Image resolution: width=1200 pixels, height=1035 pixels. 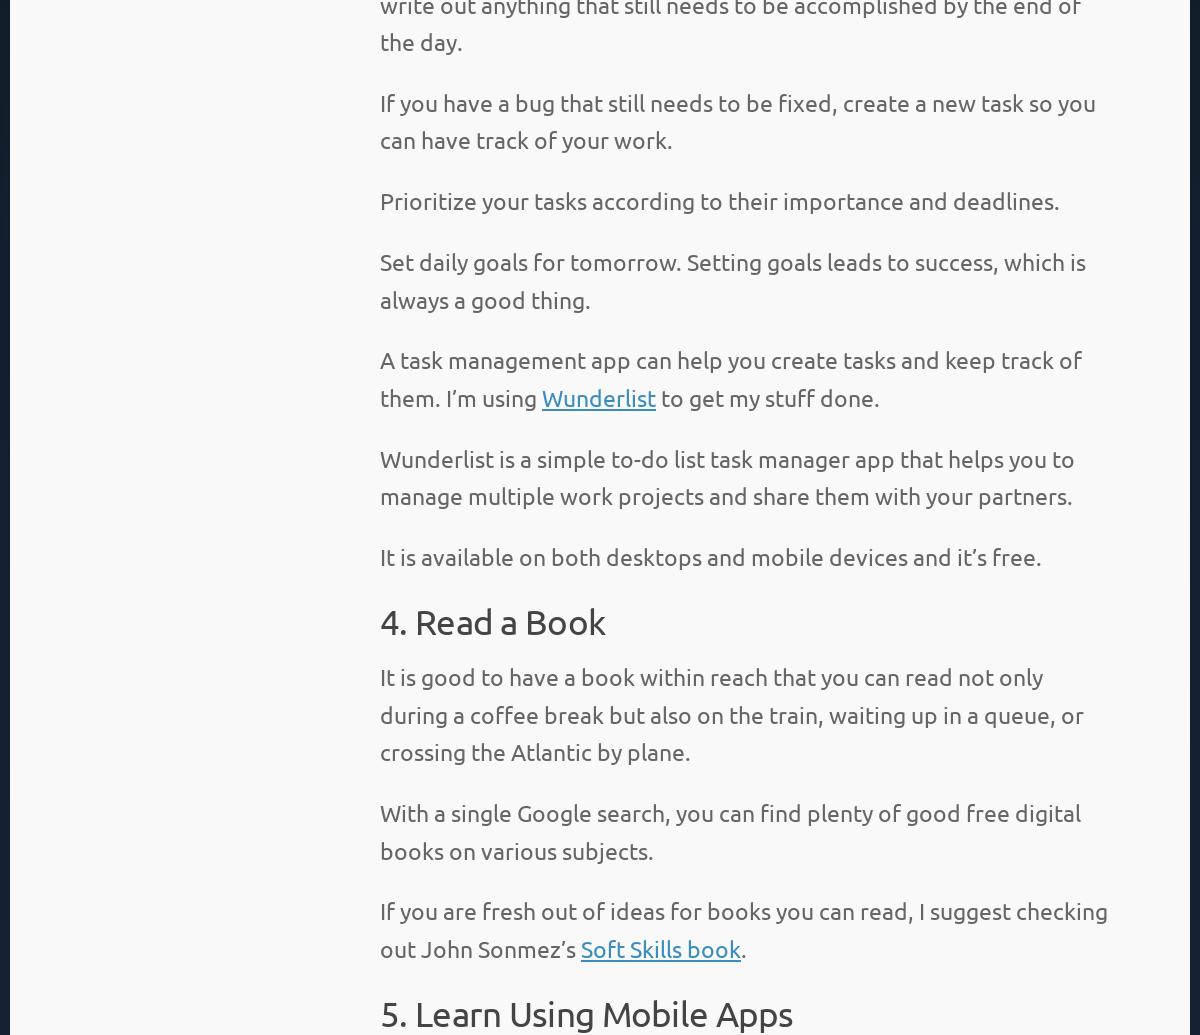 What do you see at coordinates (731, 377) in the screenshot?
I see `'A task management app can help you create tasks and keep track of them. I’m using'` at bounding box center [731, 377].